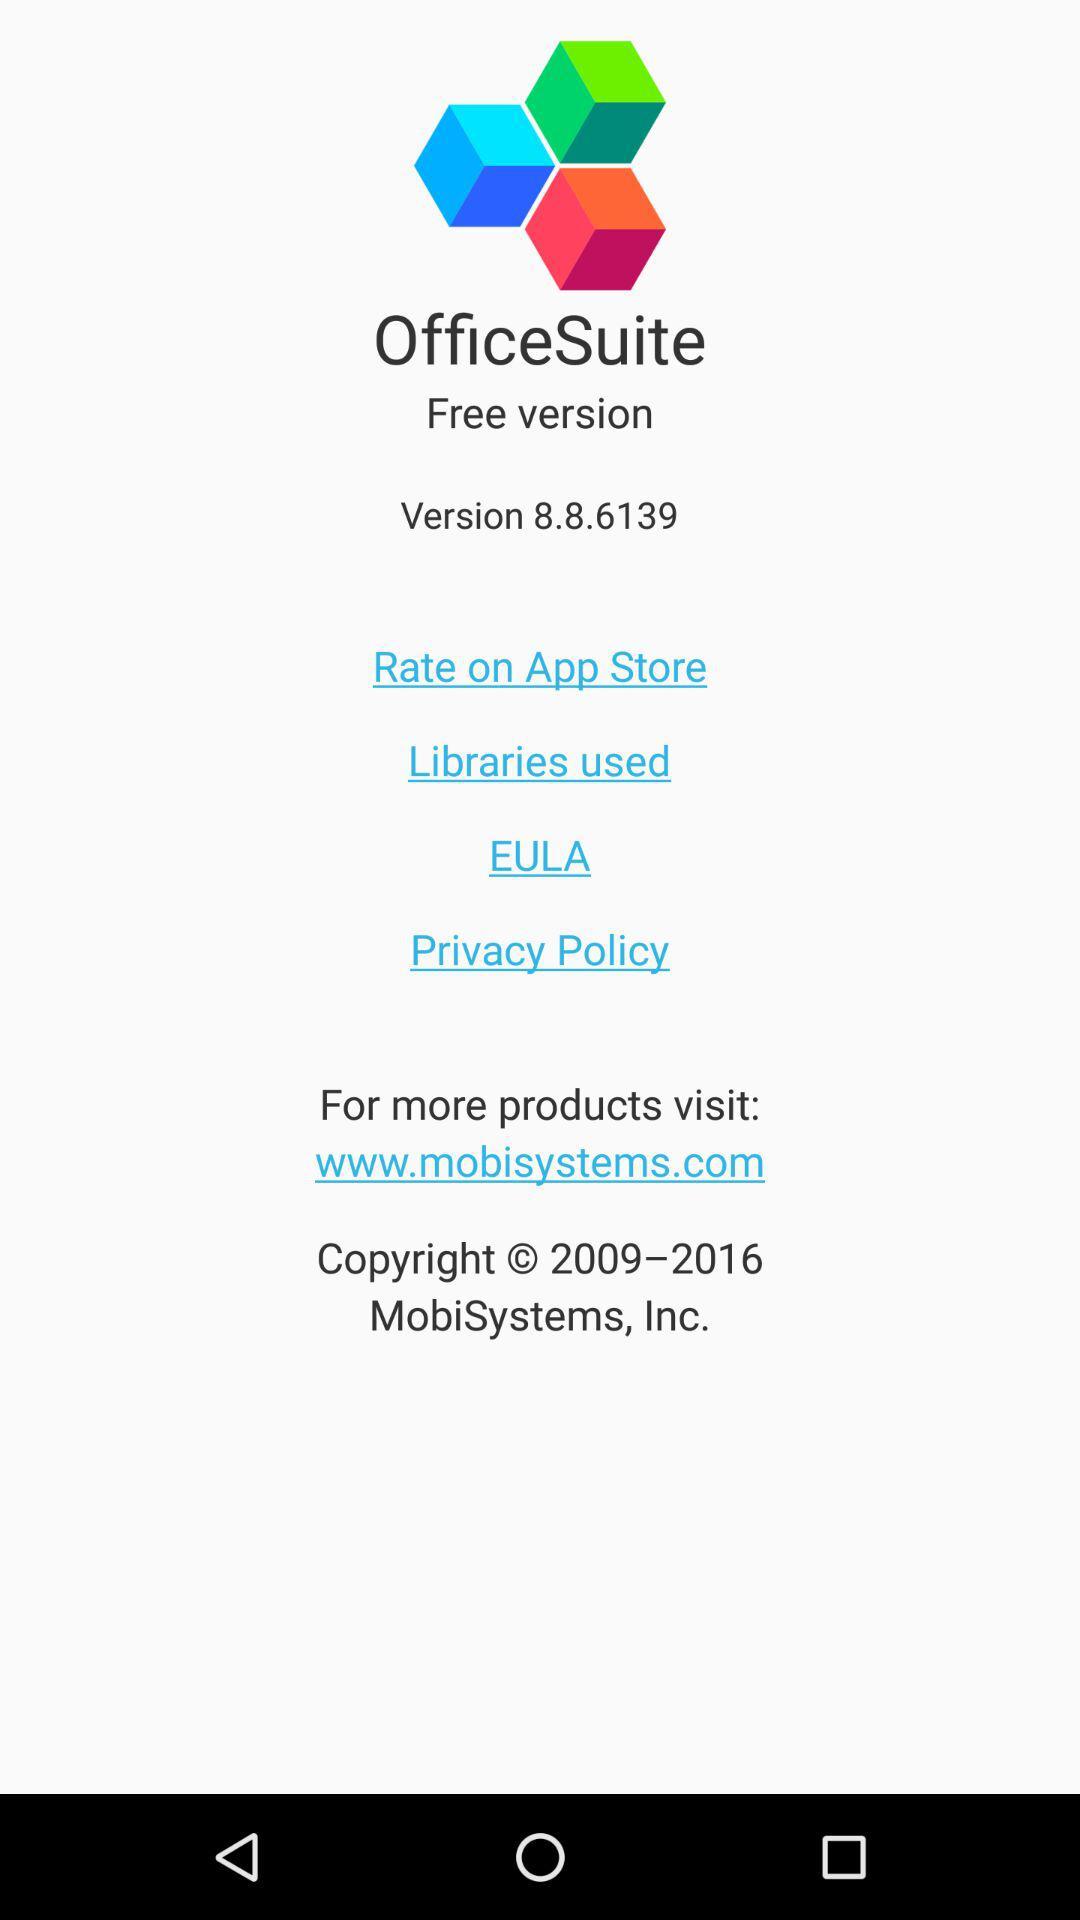 Image resolution: width=1080 pixels, height=1920 pixels. Describe the element at coordinates (538, 758) in the screenshot. I see `the icon above eula item` at that location.